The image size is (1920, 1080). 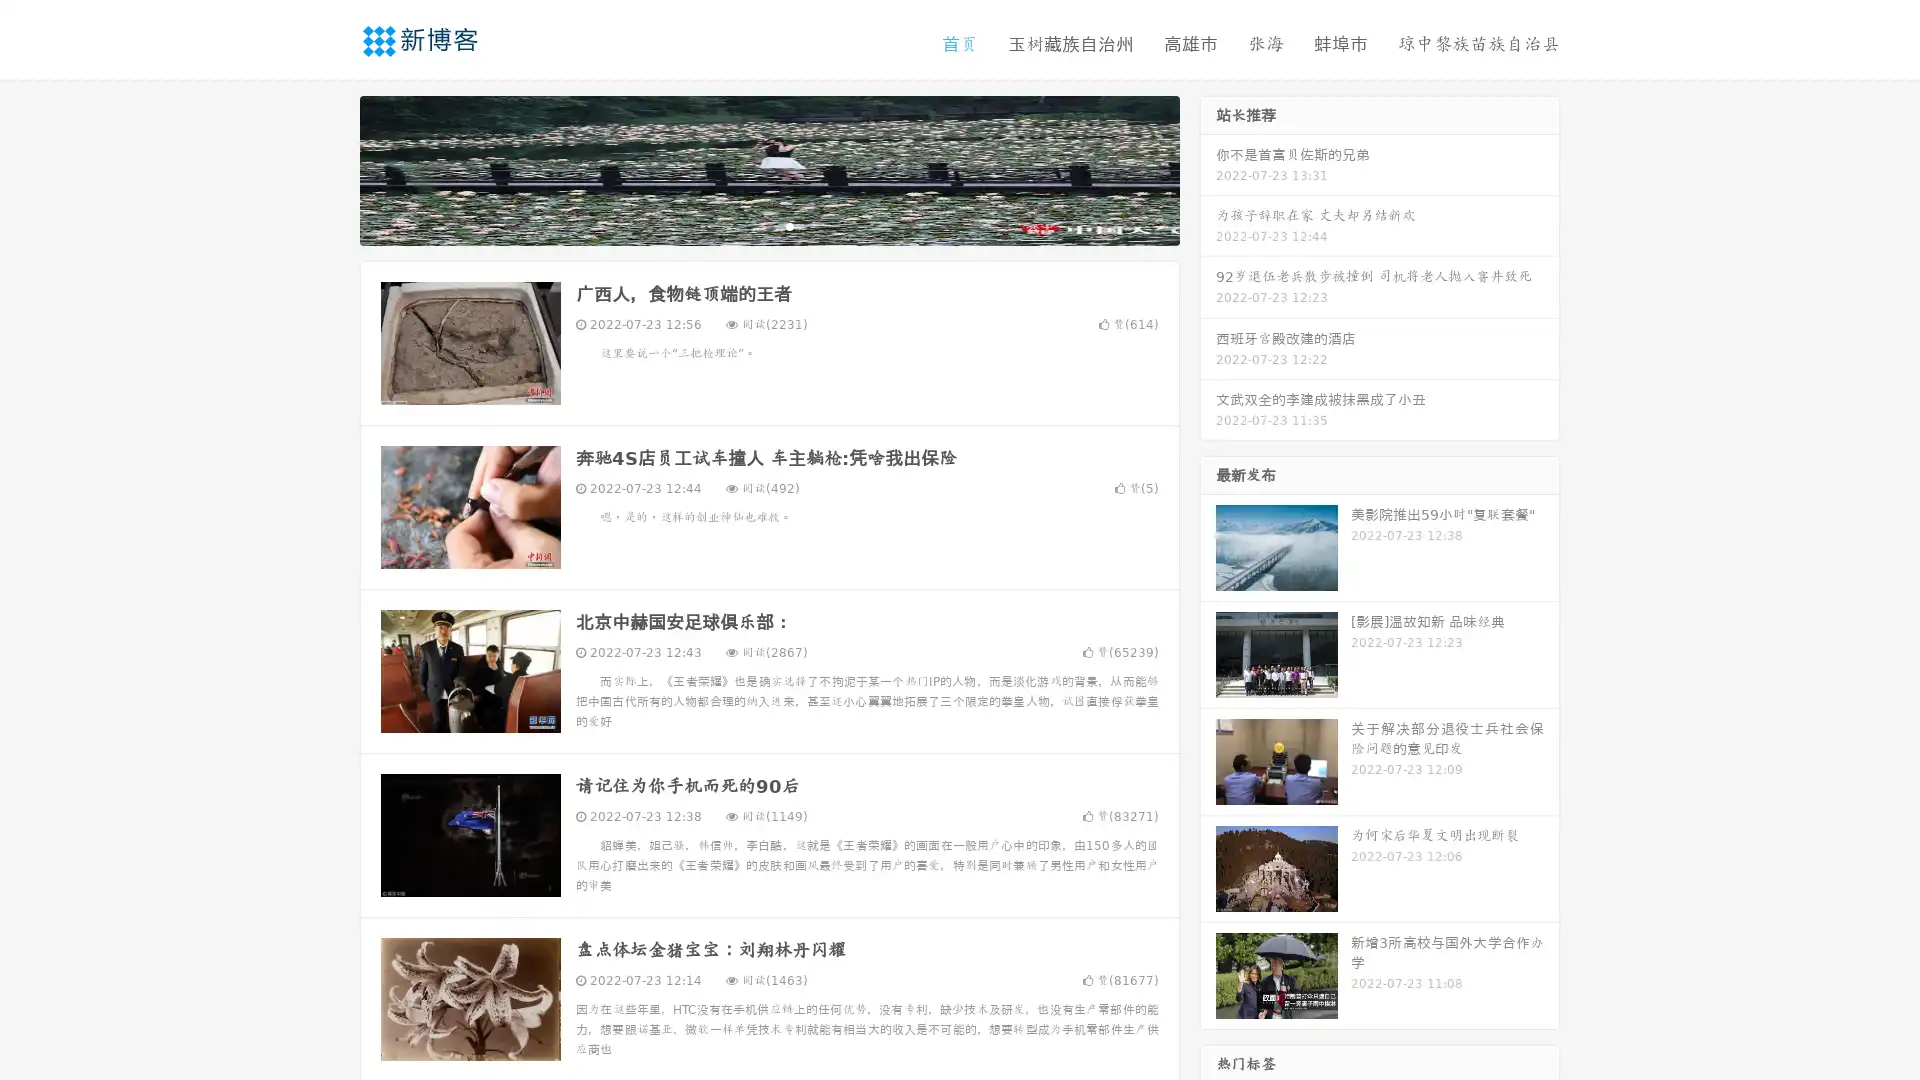 I want to click on Go to slide 1, so click(x=748, y=225).